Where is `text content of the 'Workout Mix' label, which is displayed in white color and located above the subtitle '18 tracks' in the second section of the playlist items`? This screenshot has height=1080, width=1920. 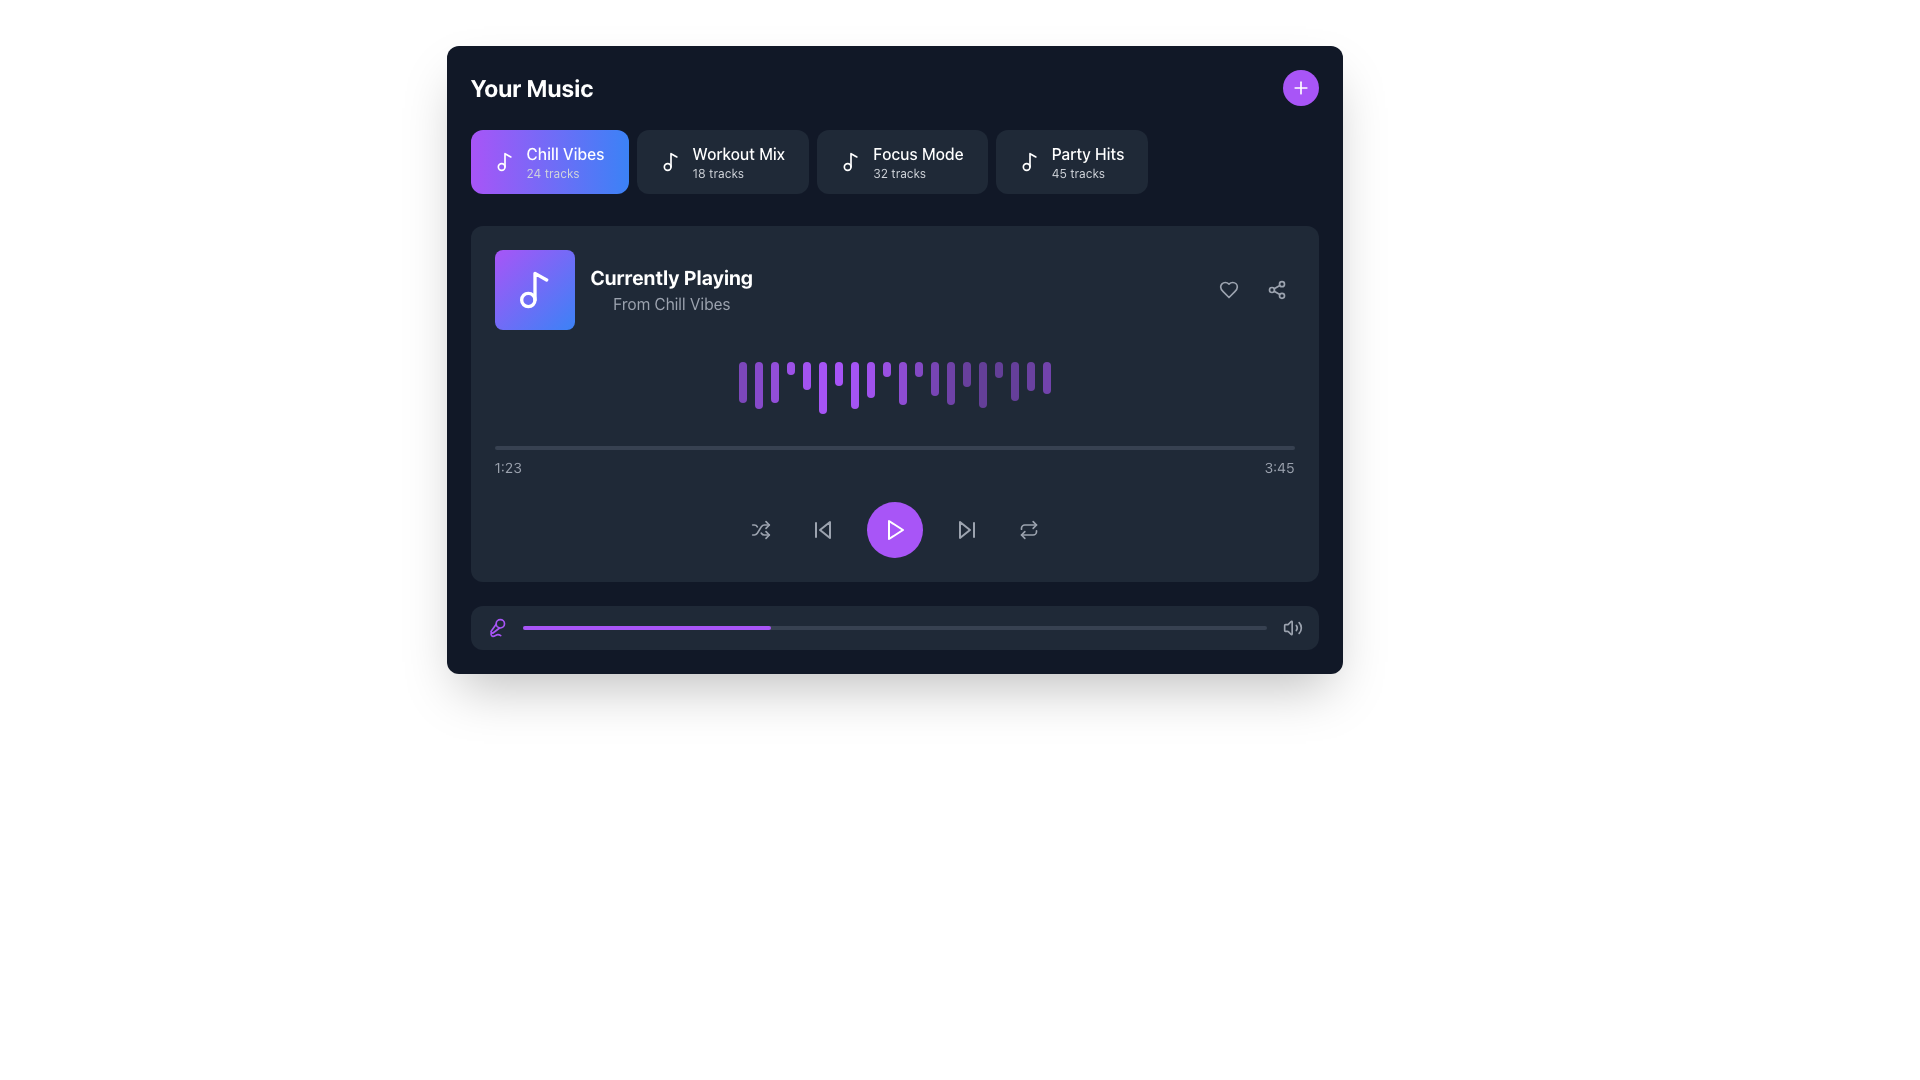
text content of the 'Workout Mix' label, which is displayed in white color and located above the subtitle '18 tracks' in the second section of the playlist items is located at coordinates (737, 153).